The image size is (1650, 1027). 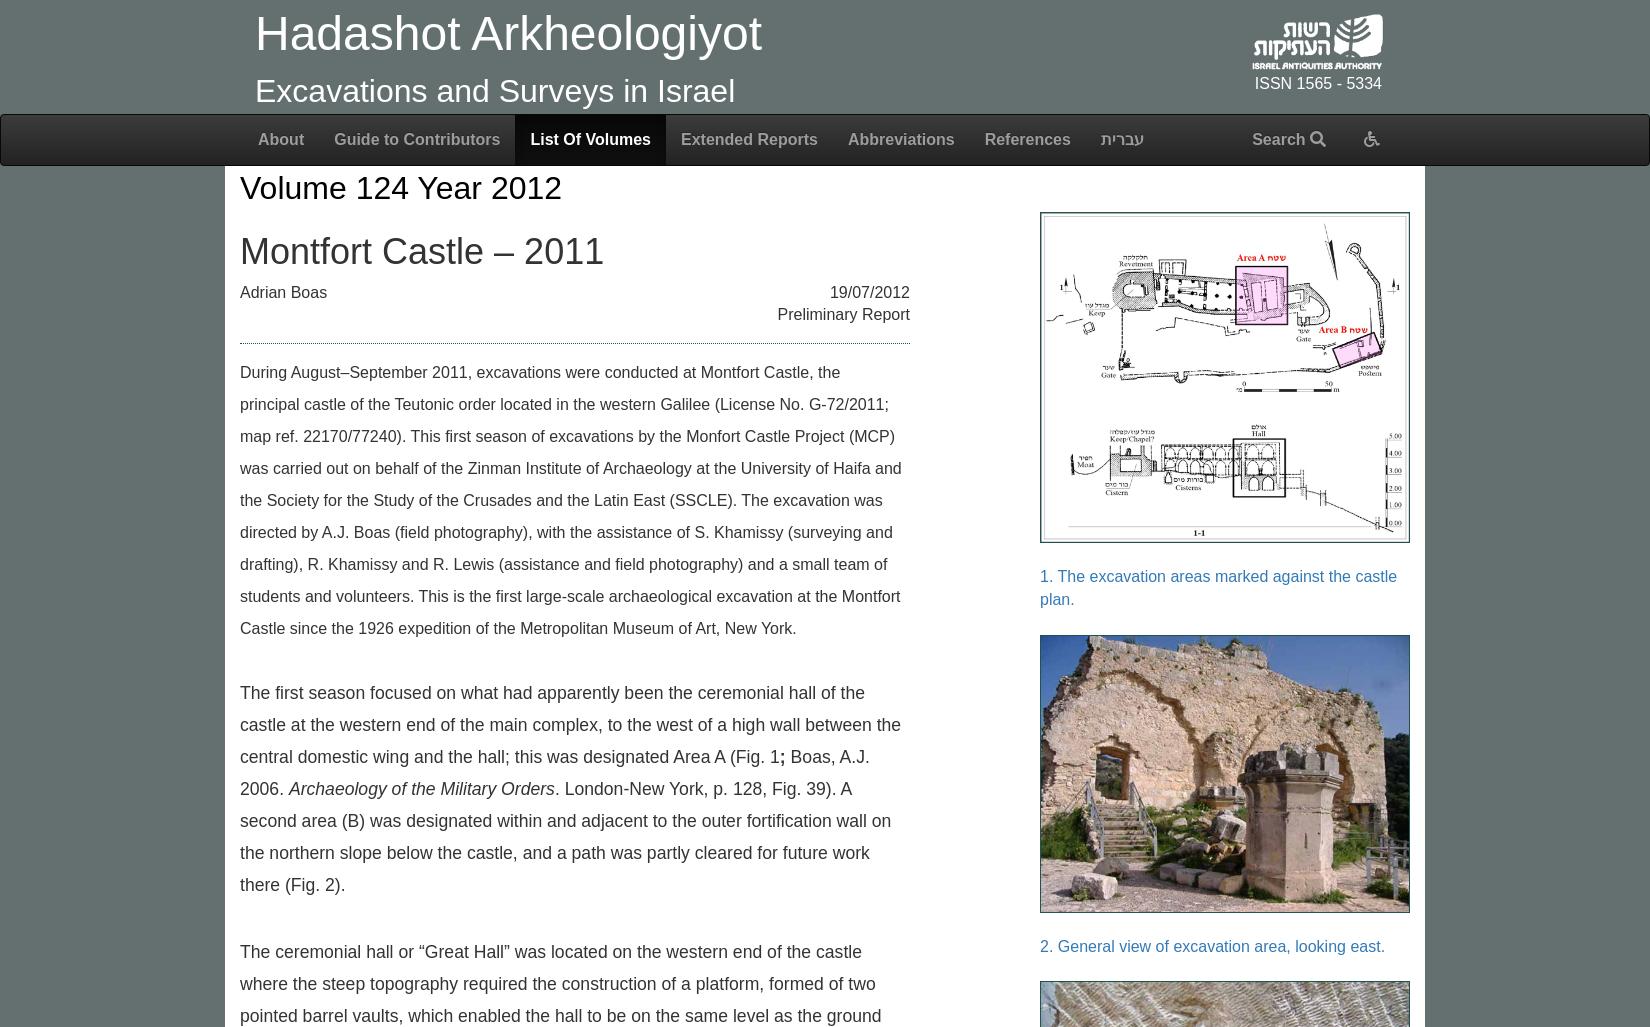 What do you see at coordinates (1218, 587) in the screenshot?
I see `'1.  The excavation areas marked against the castle plan.'` at bounding box center [1218, 587].